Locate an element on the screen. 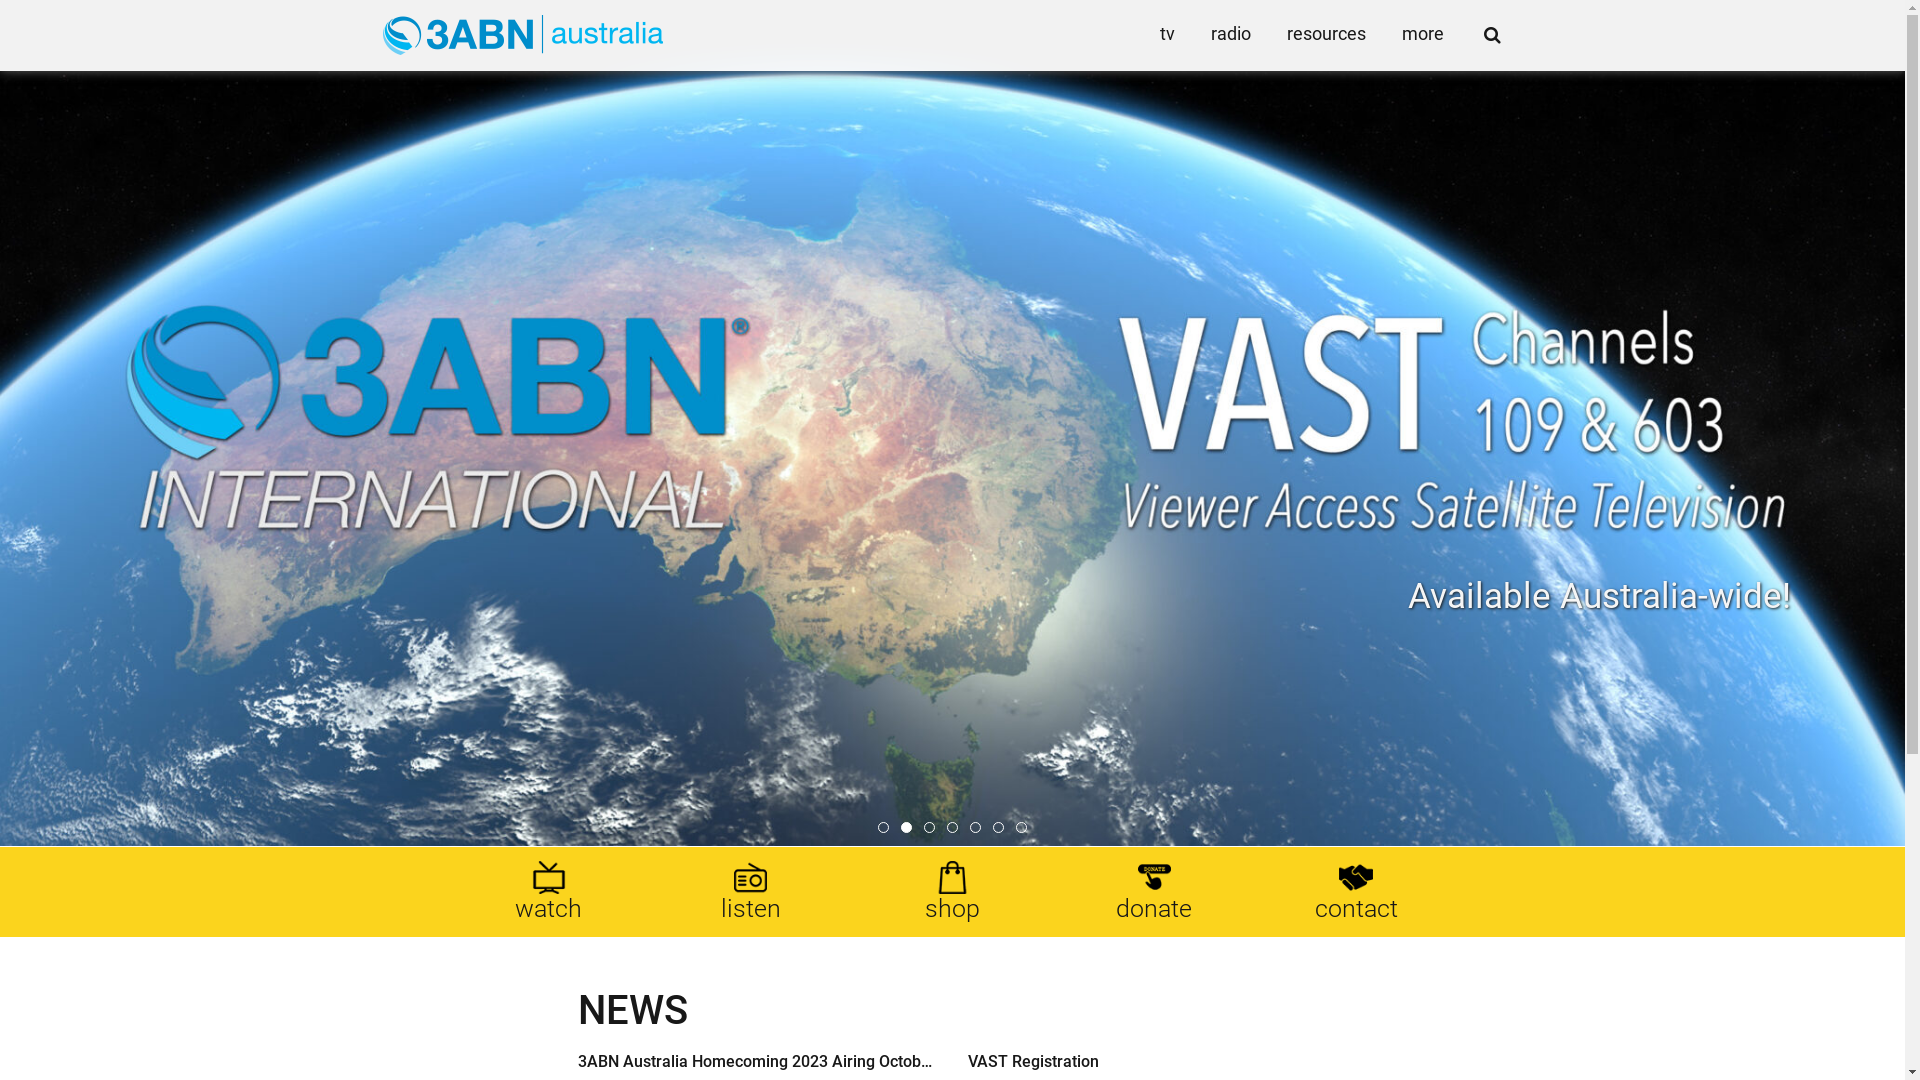 This screenshot has height=1080, width=1920. '5' is located at coordinates (975, 827).